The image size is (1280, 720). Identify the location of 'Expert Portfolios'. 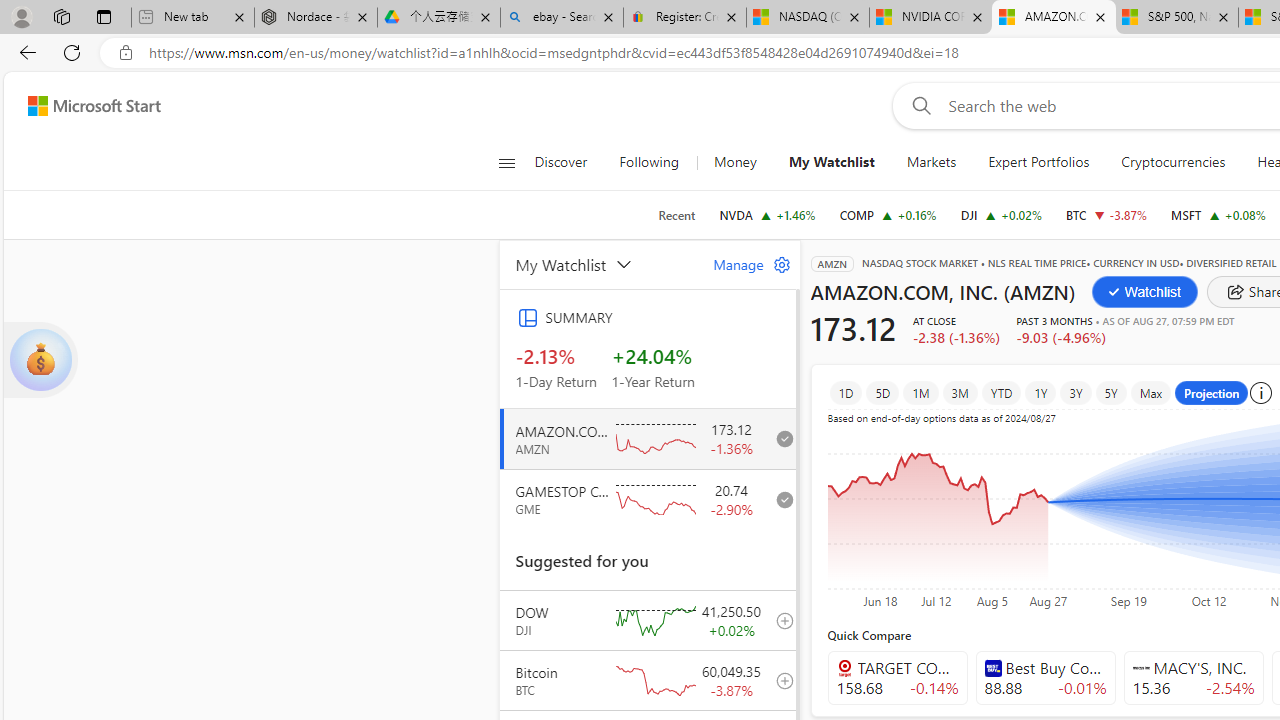
(1039, 162).